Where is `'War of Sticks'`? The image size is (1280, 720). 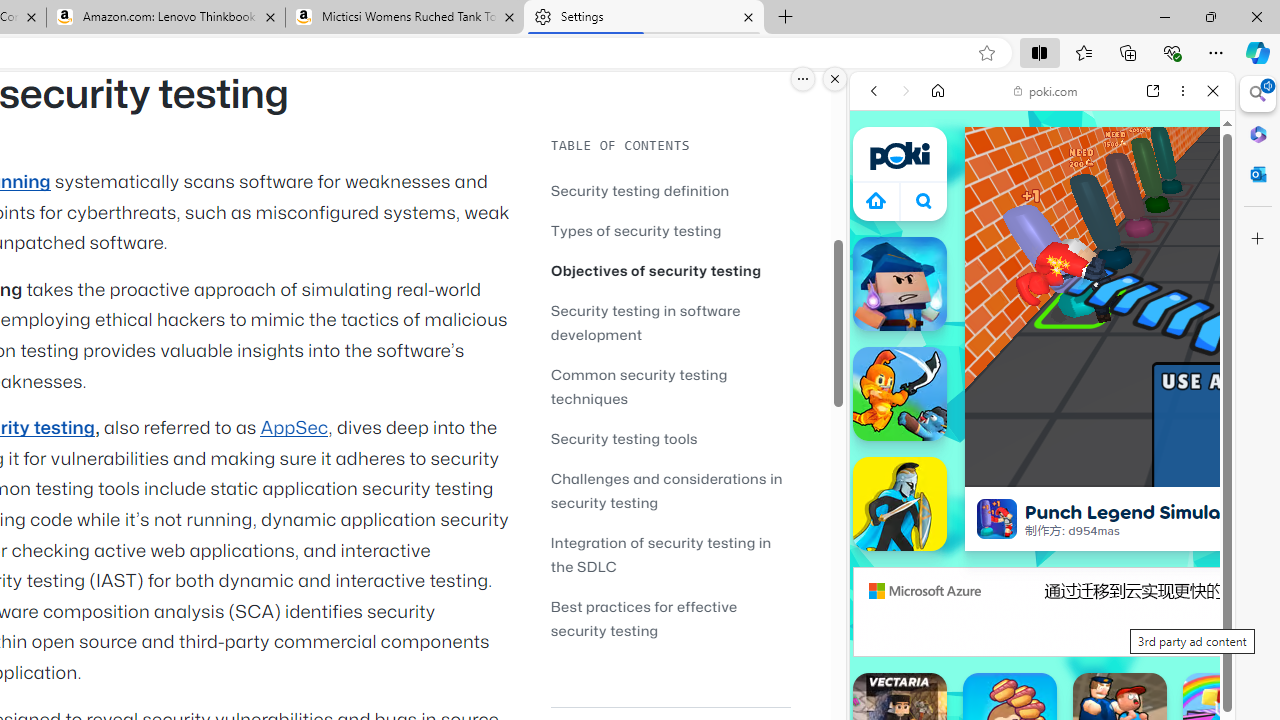 'War of Sticks' is located at coordinates (898, 502).